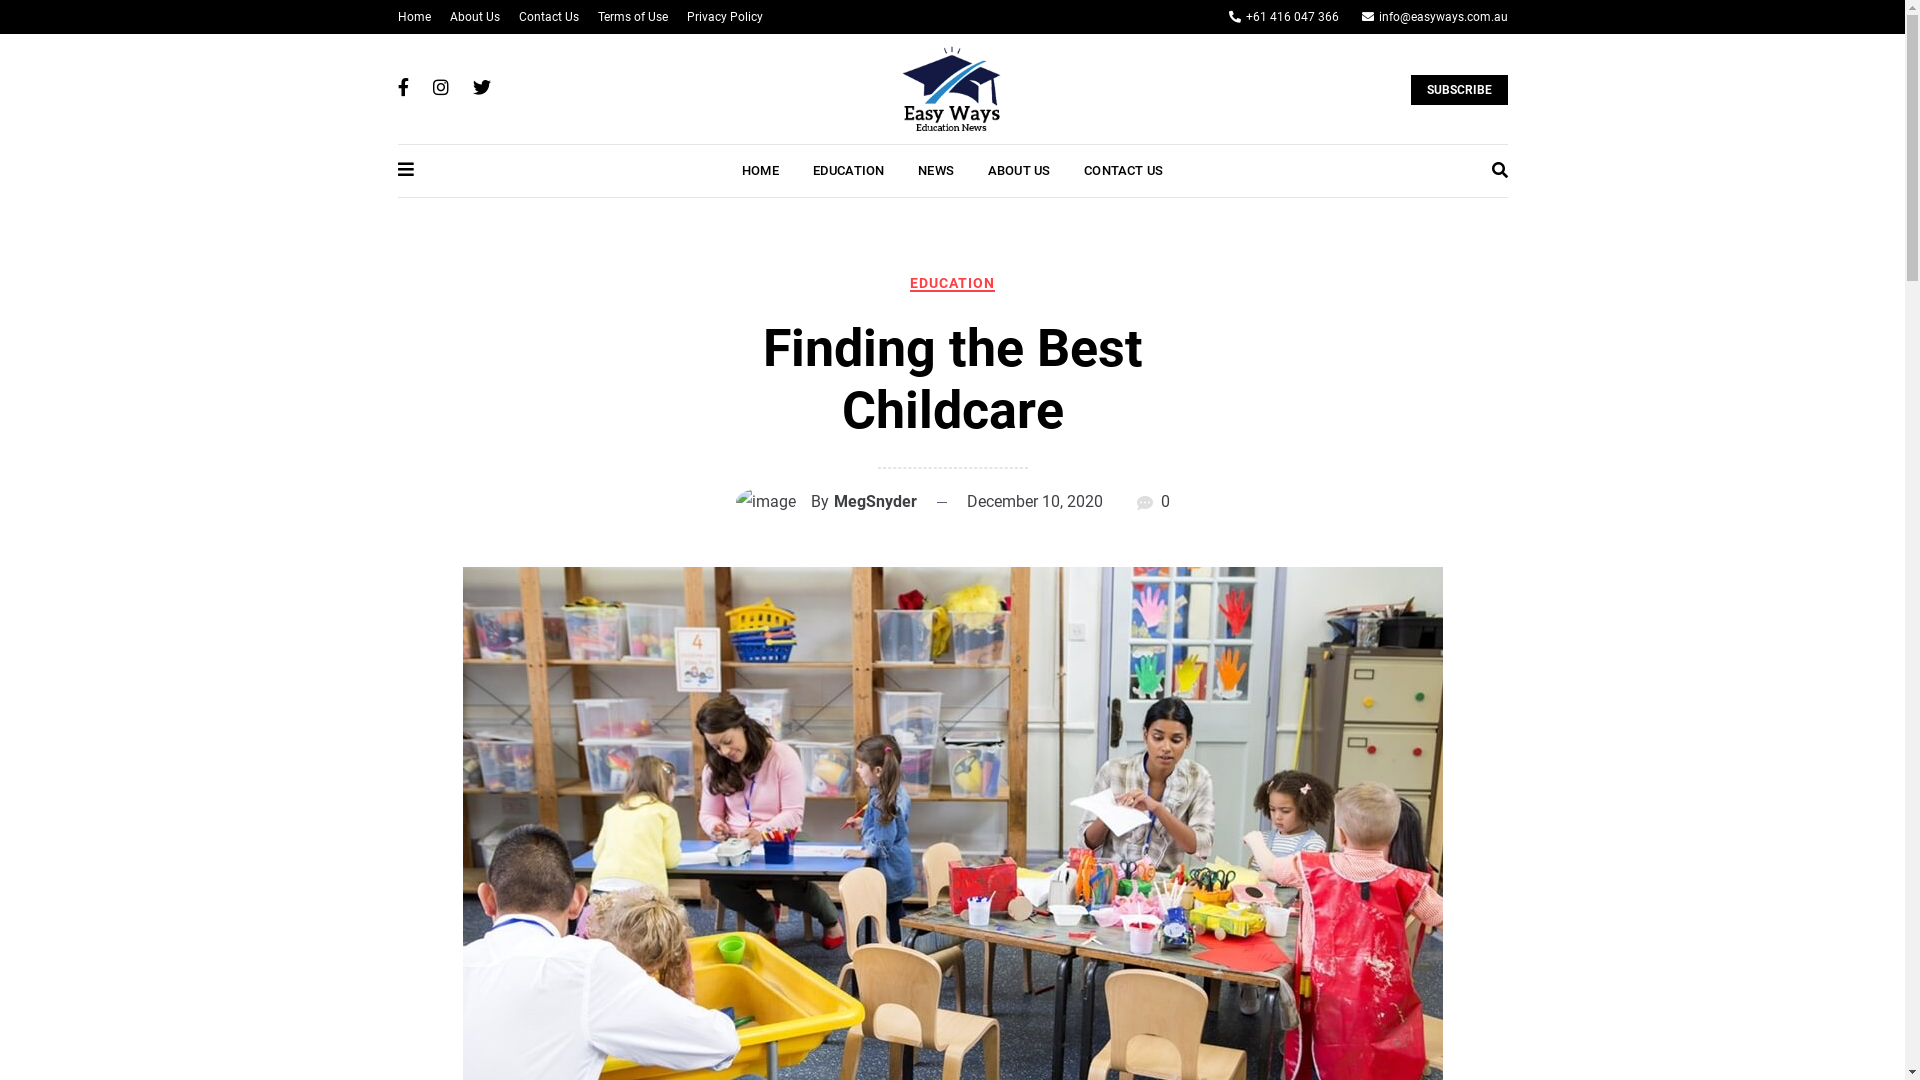  I want to click on 'Contact Us', so click(547, 16).